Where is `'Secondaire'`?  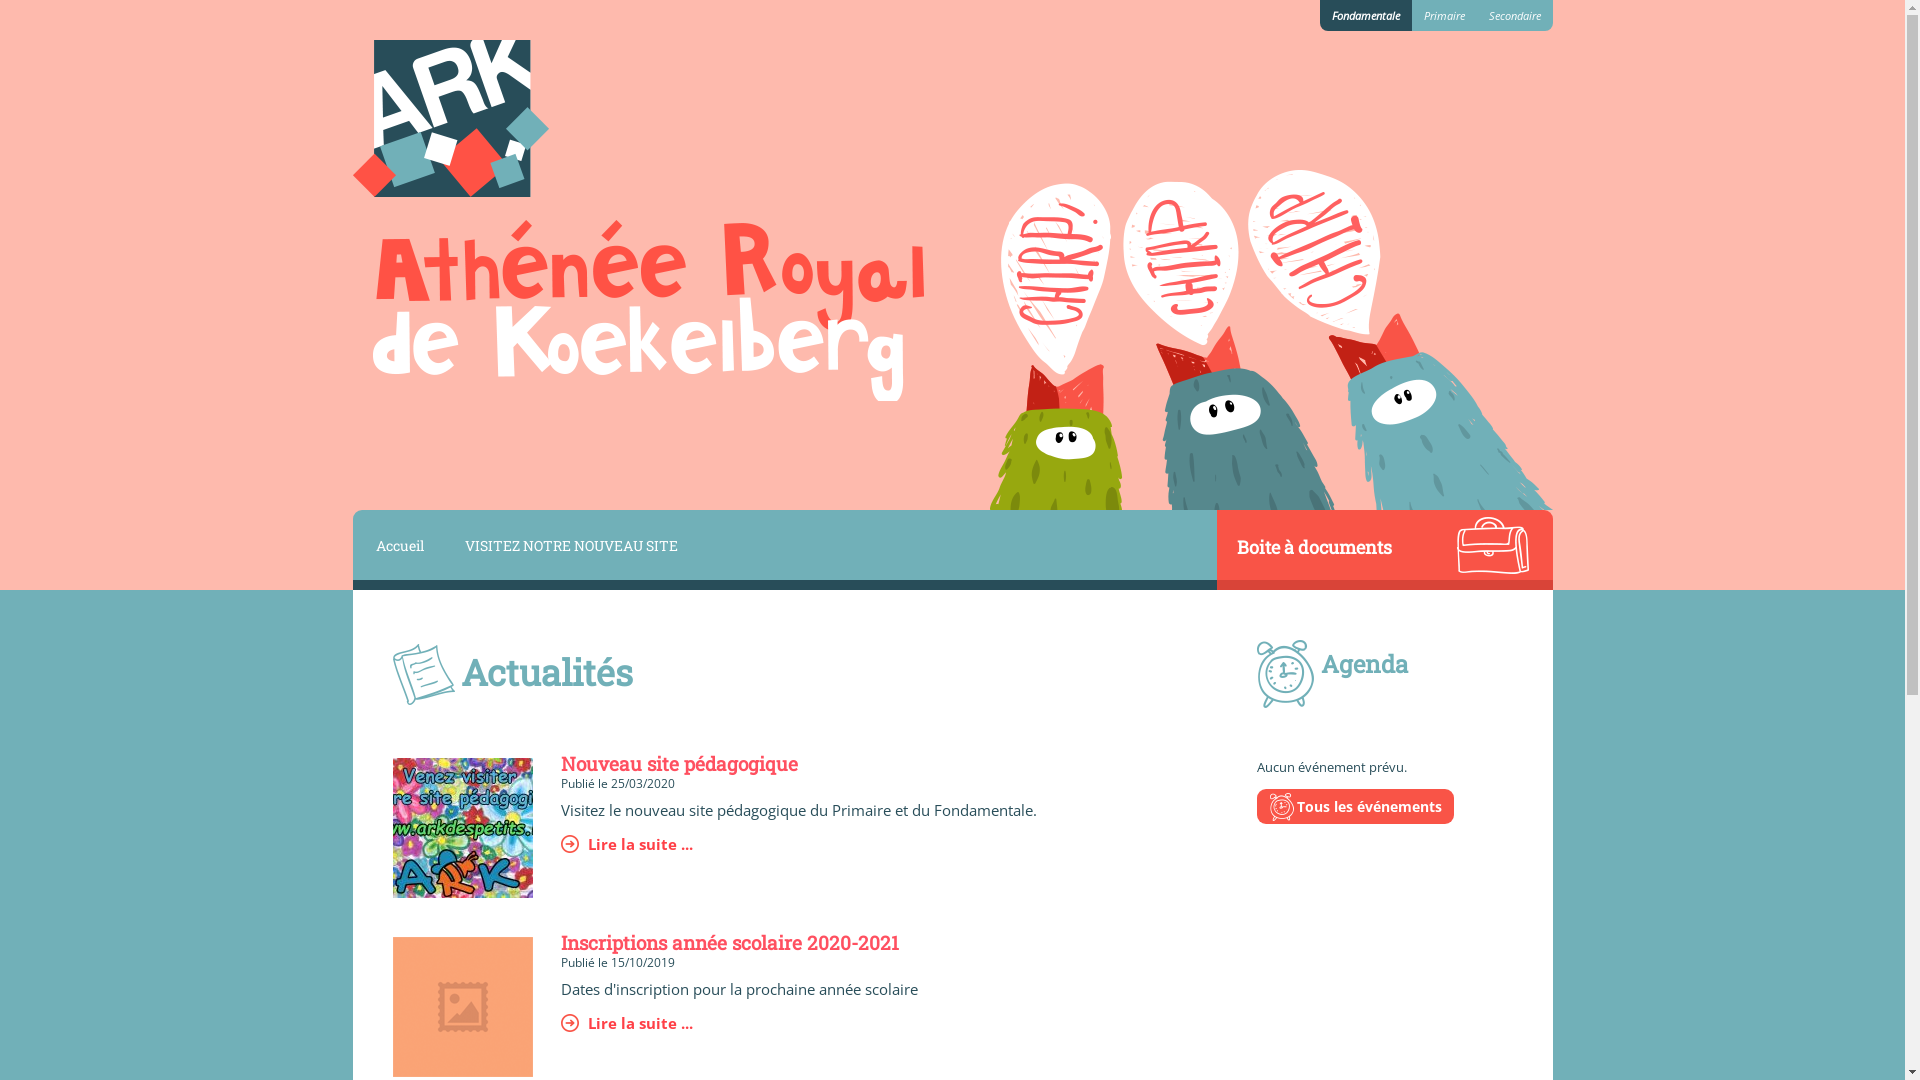
'Secondaire' is located at coordinates (1513, 15).